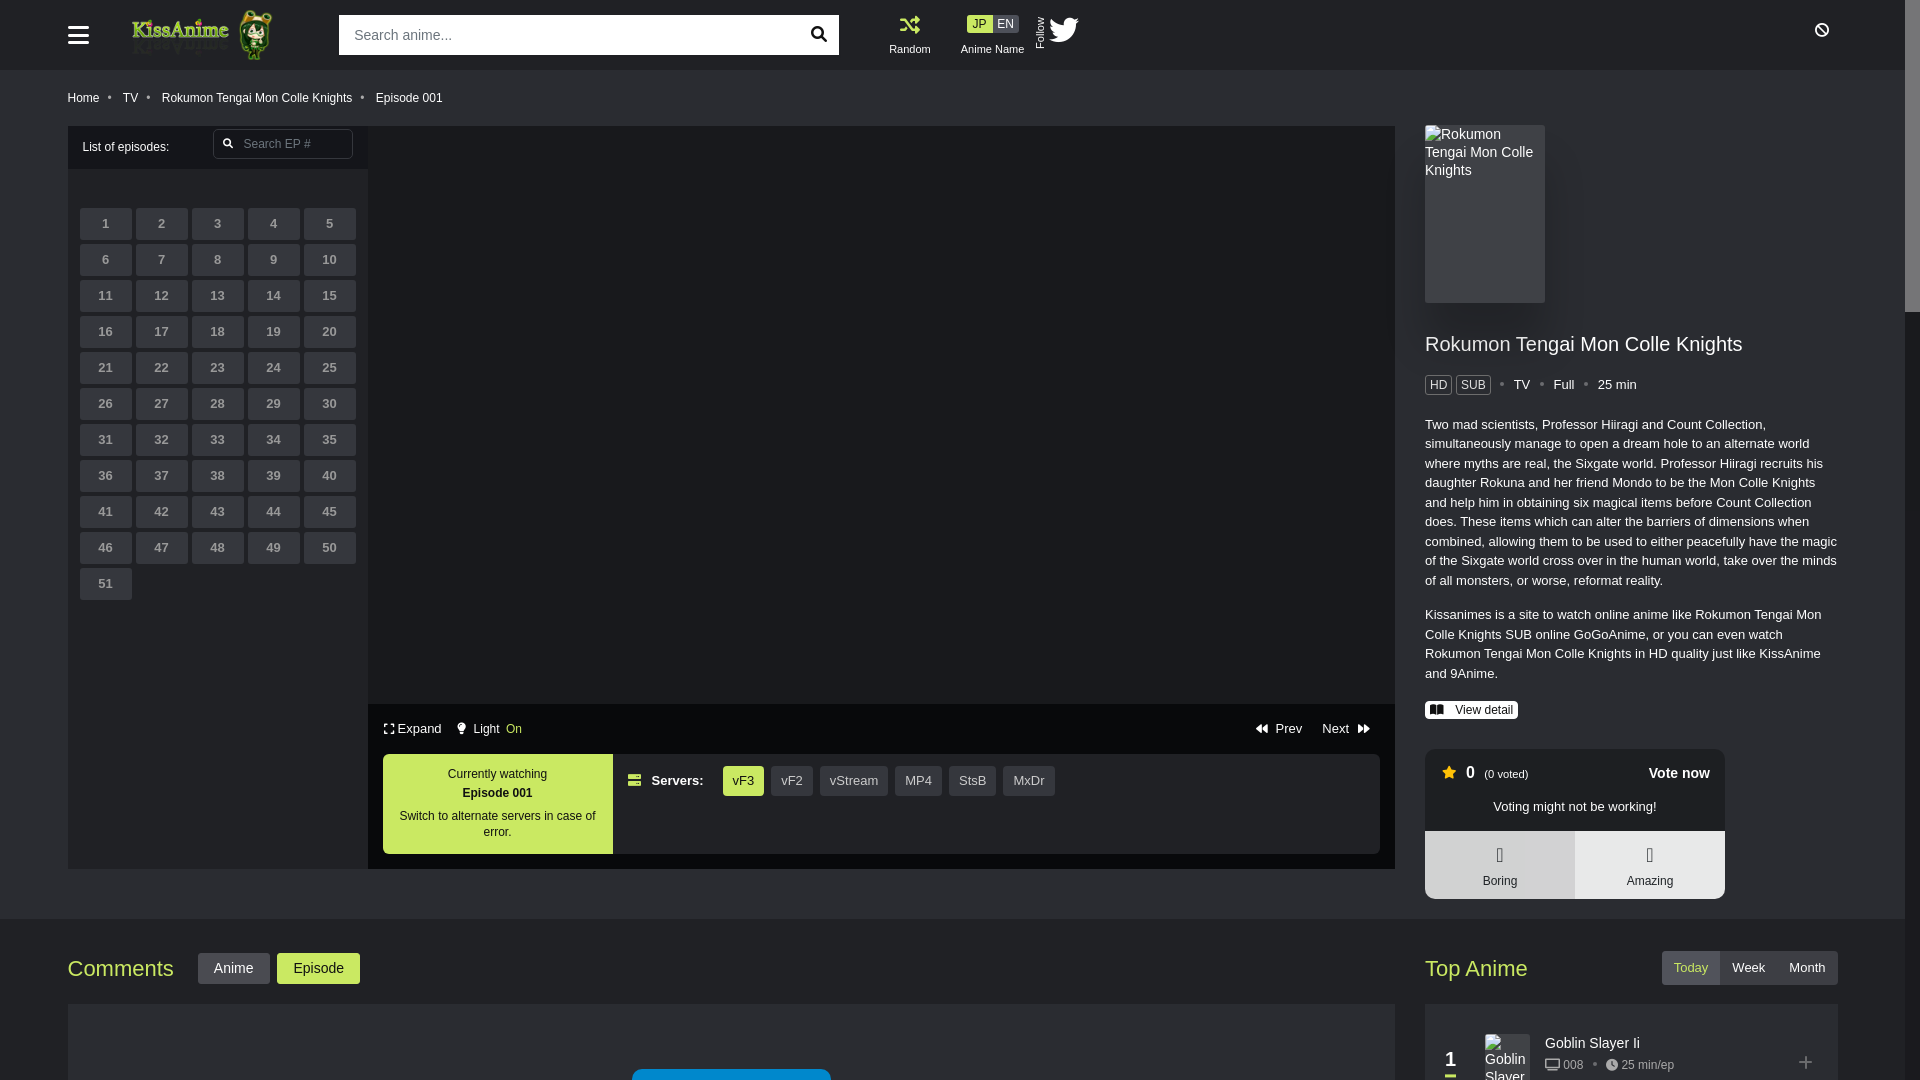 The height and width of the screenshot is (1080, 1920). What do you see at coordinates (272, 296) in the screenshot?
I see `'14'` at bounding box center [272, 296].